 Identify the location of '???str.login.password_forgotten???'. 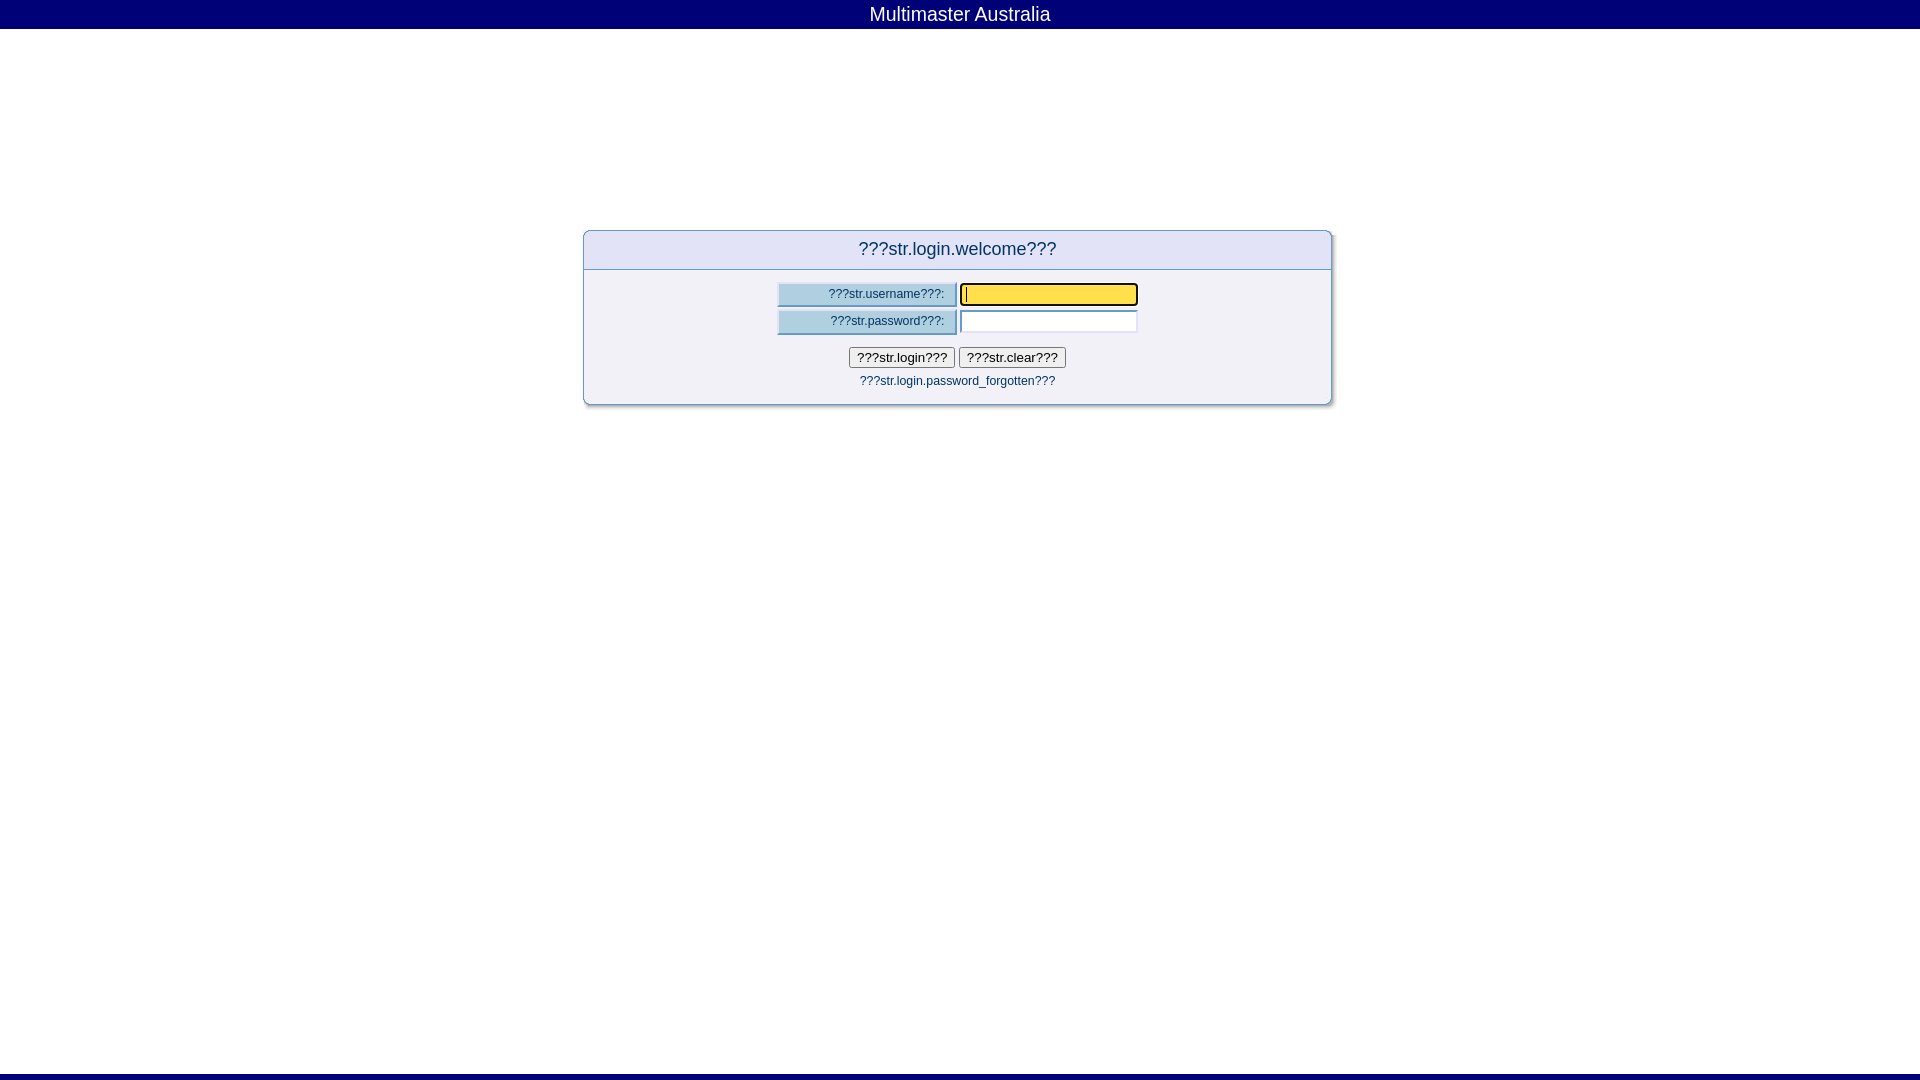
(859, 381).